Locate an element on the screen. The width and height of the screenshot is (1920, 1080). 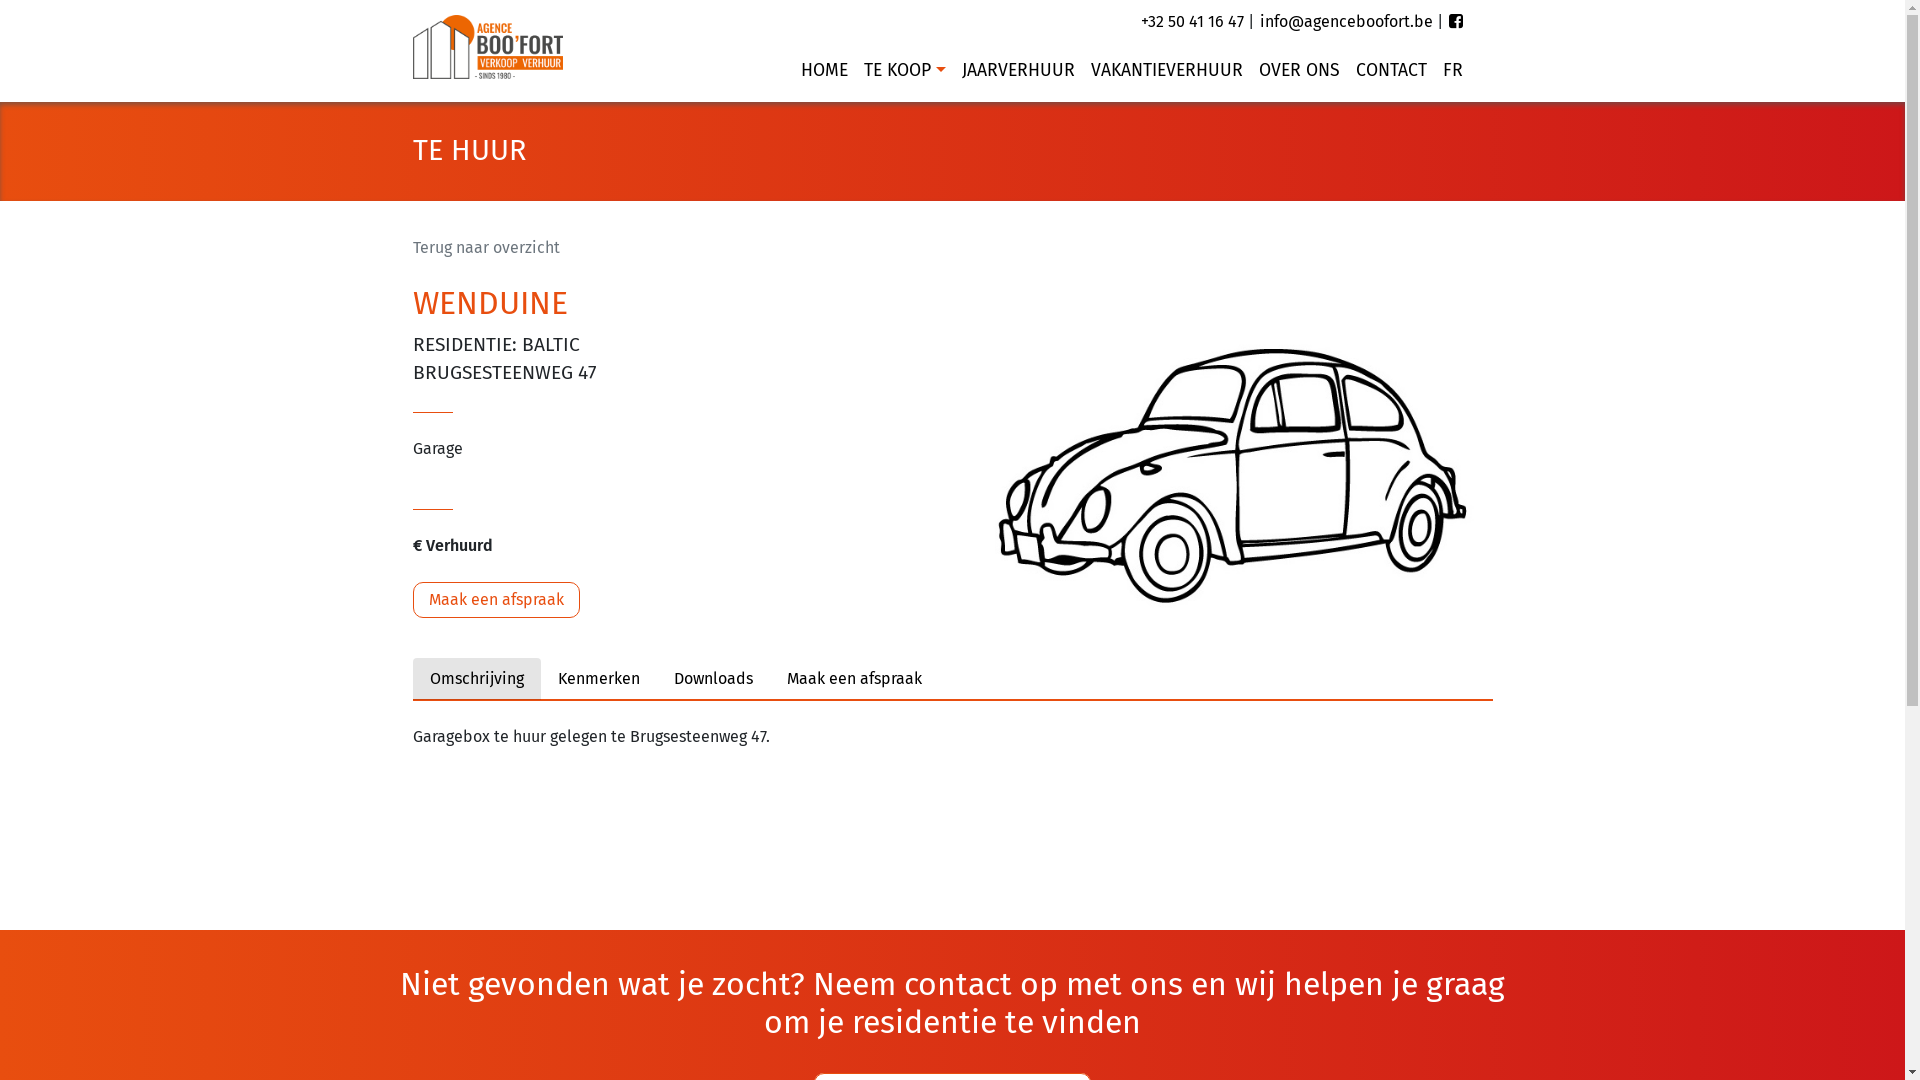
'+32 50 41 16 47' is located at coordinates (1191, 21).